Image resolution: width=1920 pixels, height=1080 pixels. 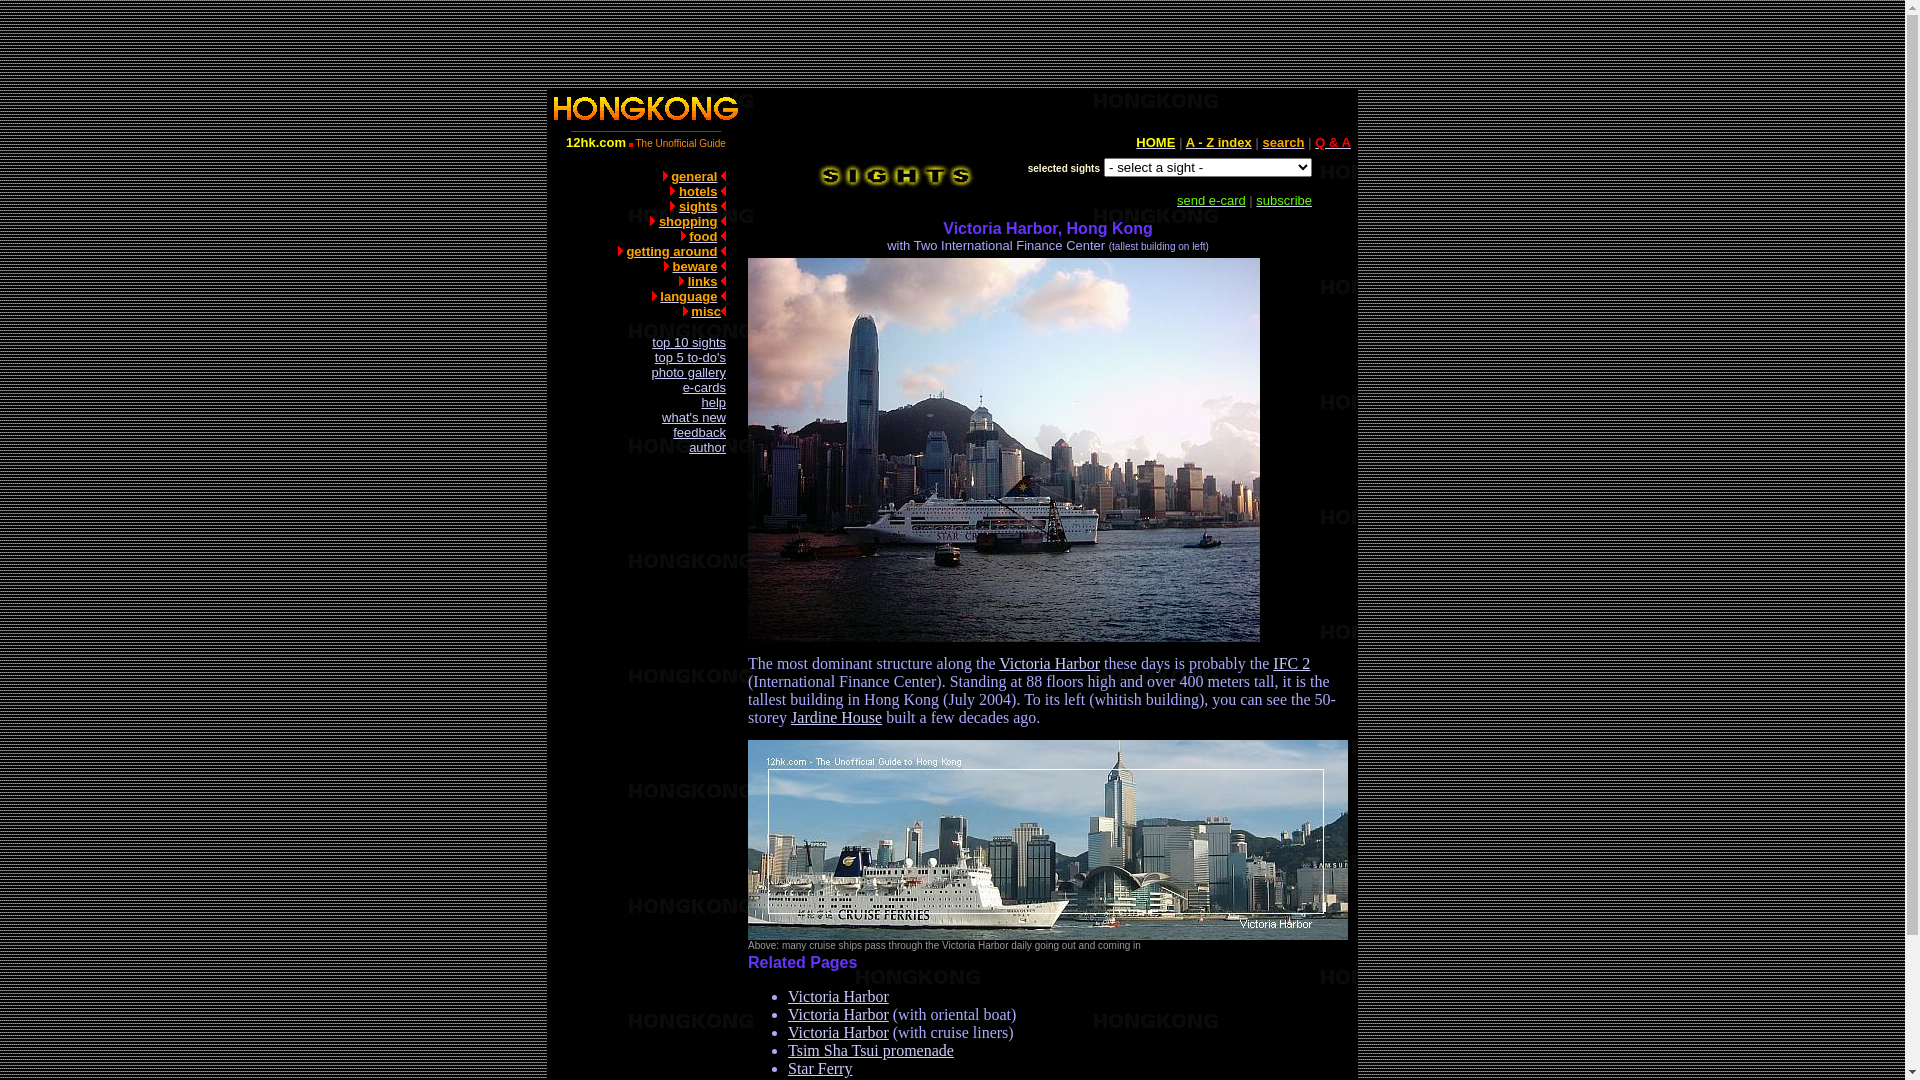 I want to click on 'shopping', so click(x=658, y=221).